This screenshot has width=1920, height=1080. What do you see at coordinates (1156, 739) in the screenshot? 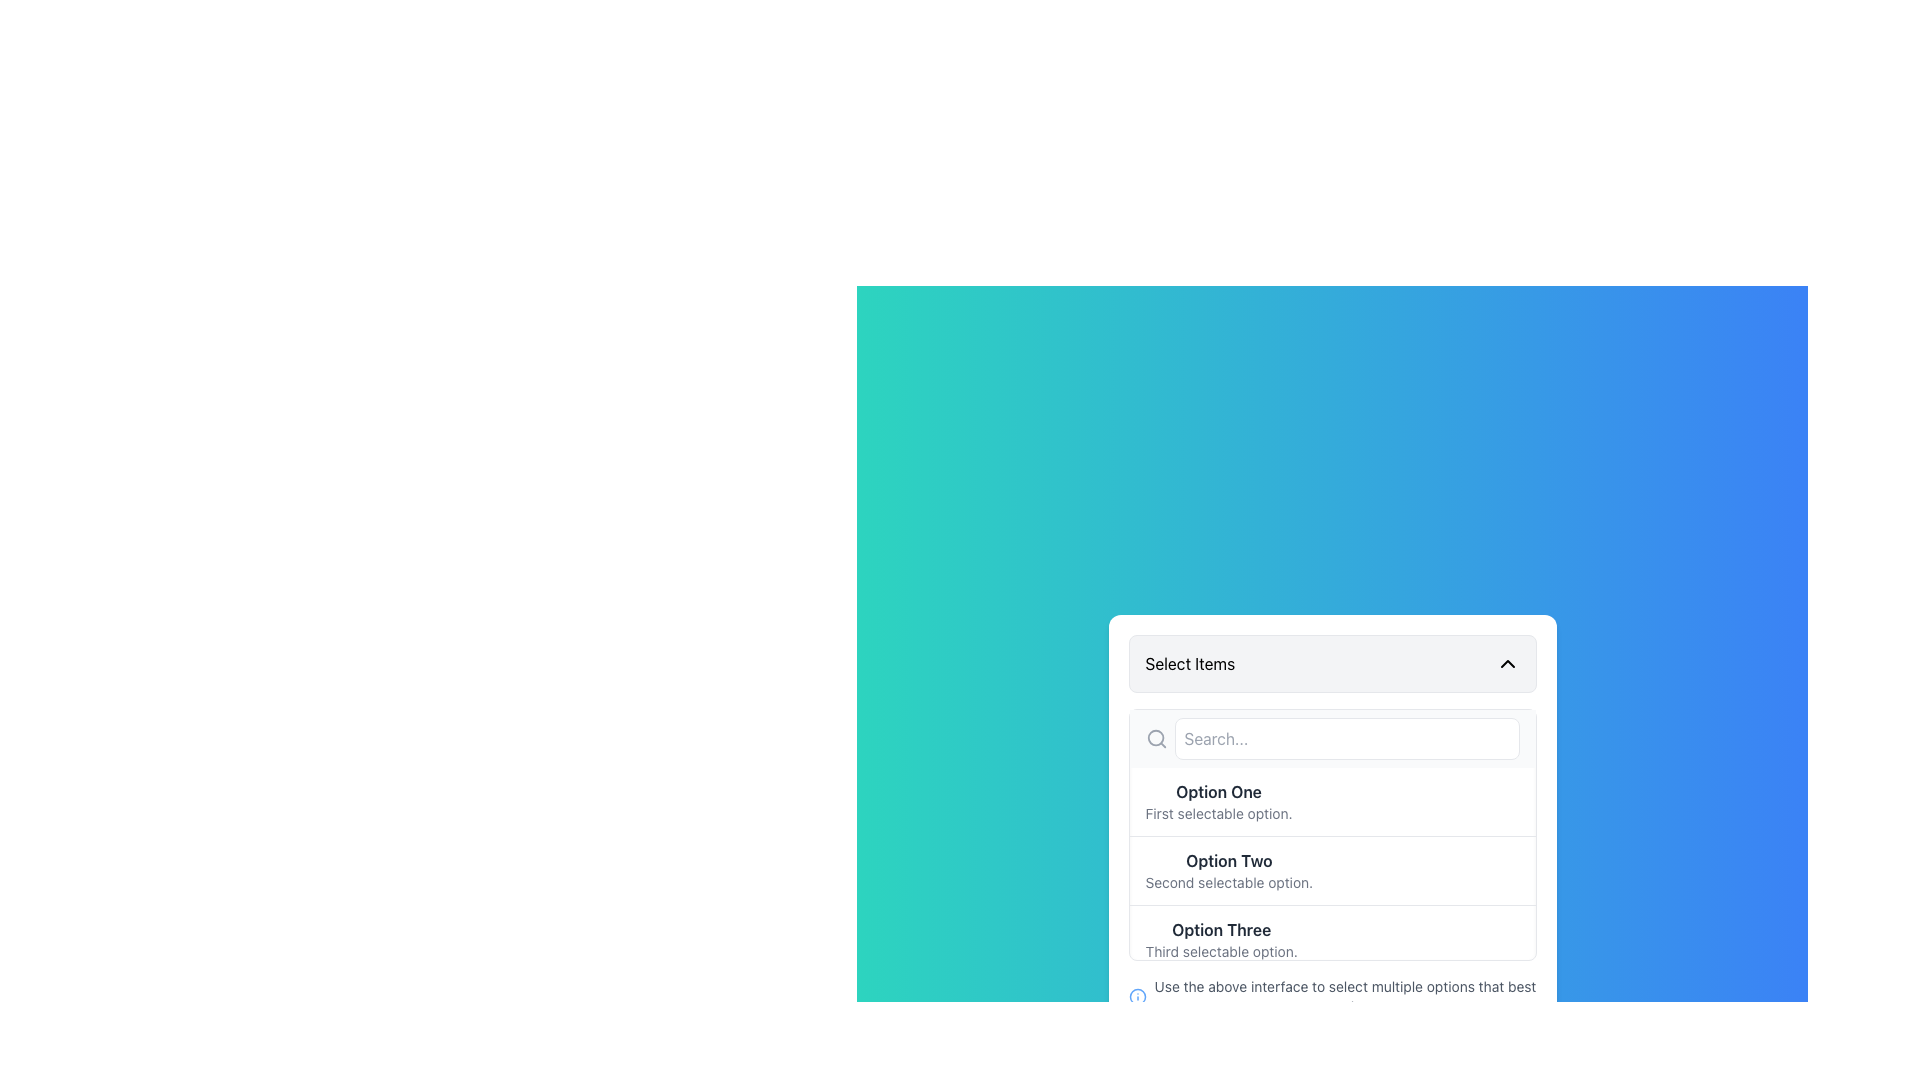
I see `the search indicator icon located to the left of the input text field with placeholder text 'Search...'` at bounding box center [1156, 739].